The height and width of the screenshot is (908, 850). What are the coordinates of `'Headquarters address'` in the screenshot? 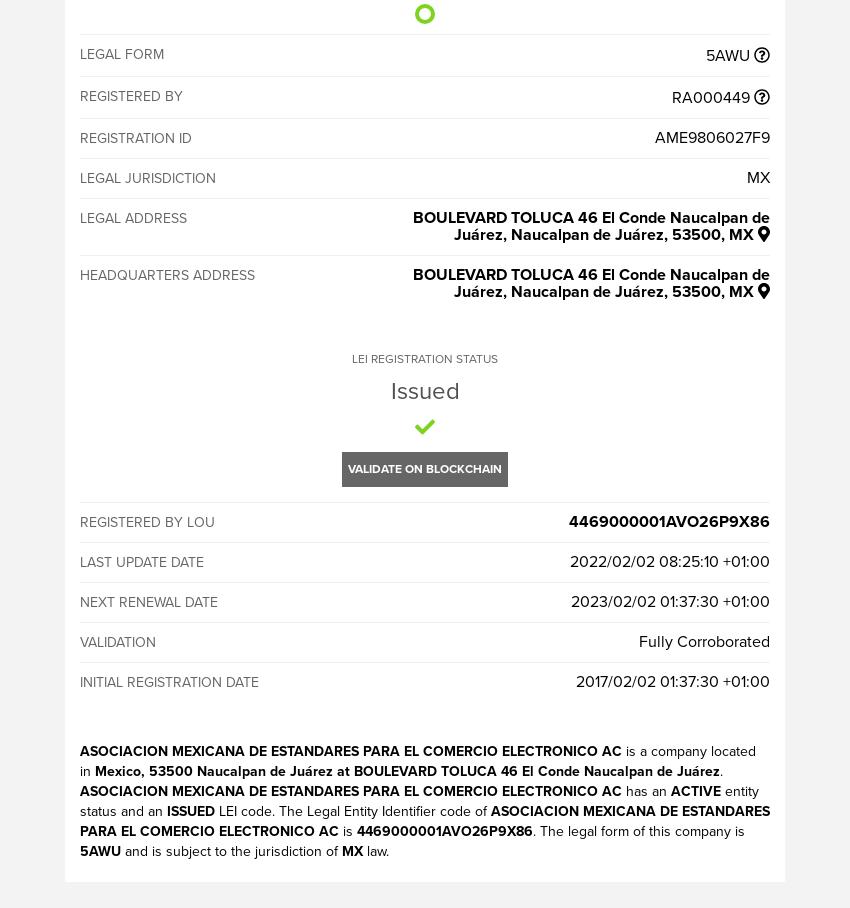 It's located at (167, 275).